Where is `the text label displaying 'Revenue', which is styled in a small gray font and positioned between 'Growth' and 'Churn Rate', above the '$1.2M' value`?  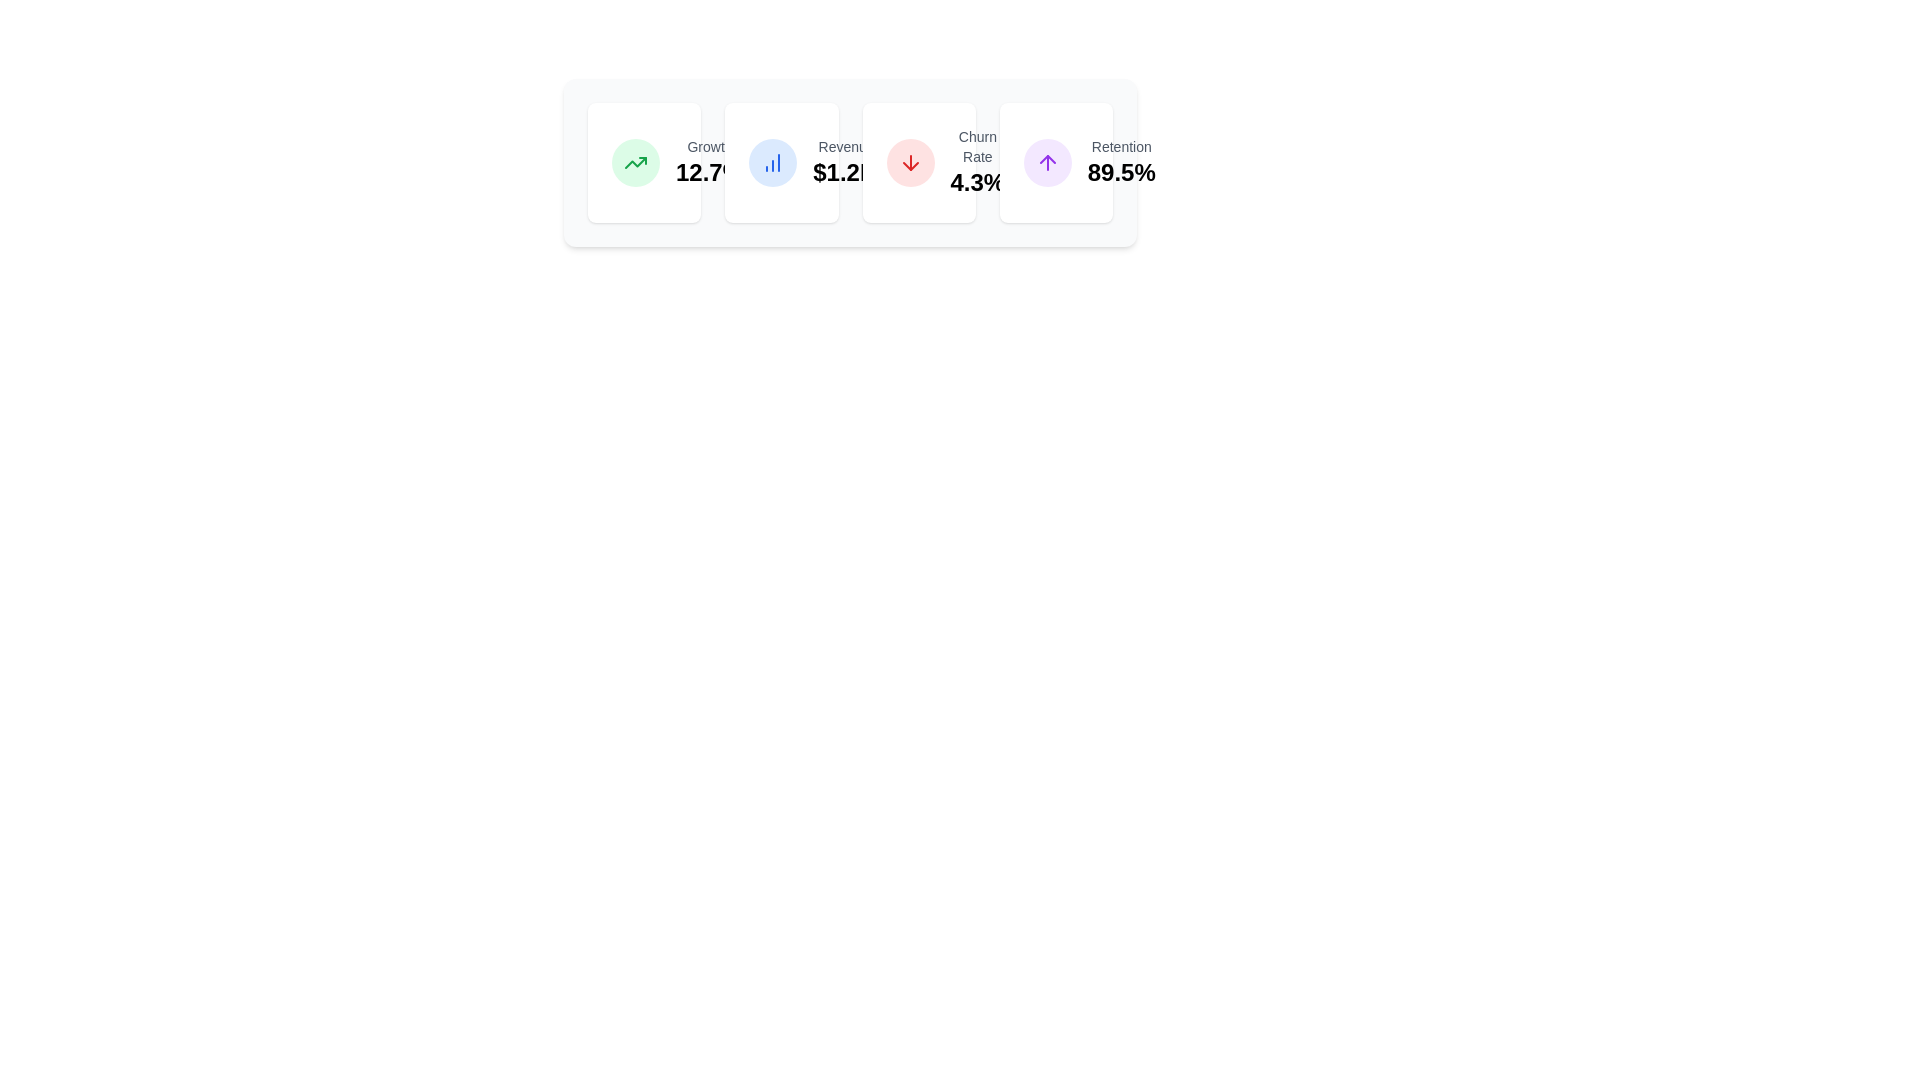 the text label displaying 'Revenue', which is styled in a small gray font and positioned between 'Growth' and 'Churn Rate', above the '$1.2M' value is located at coordinates (846, 145).